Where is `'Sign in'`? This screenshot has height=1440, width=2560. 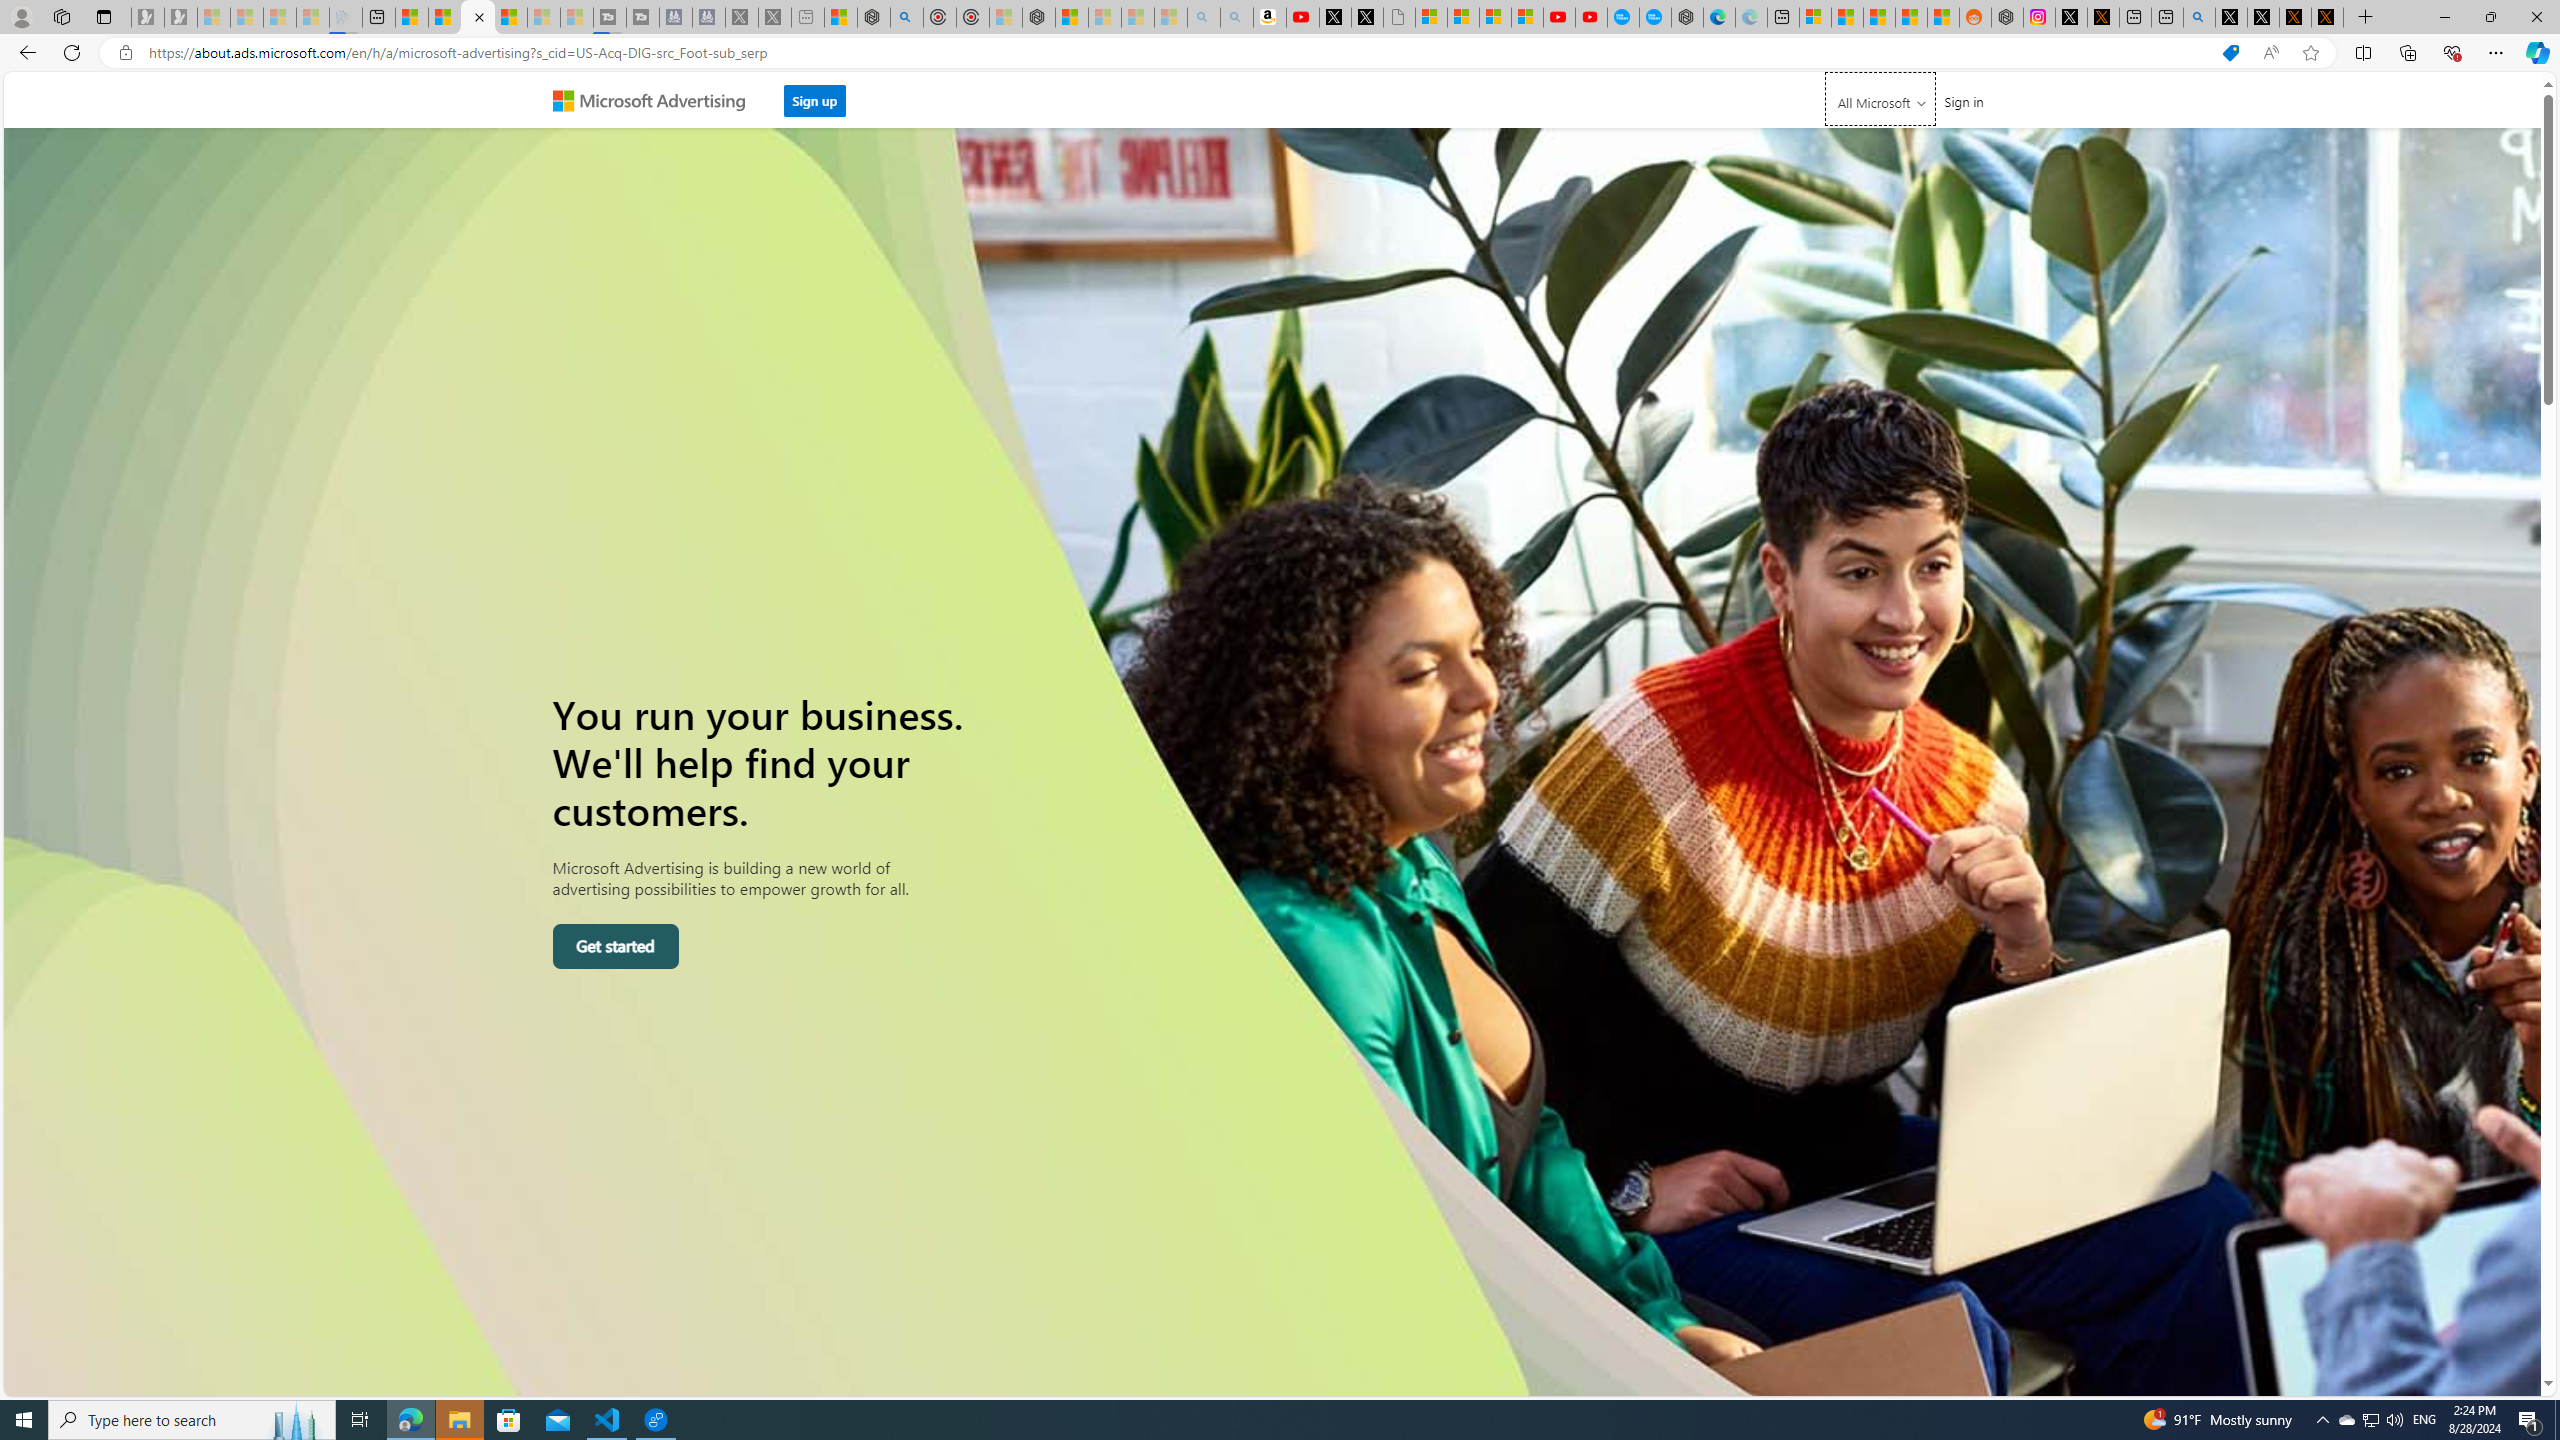
'Sign in' is located at coordinates (1962, 100).